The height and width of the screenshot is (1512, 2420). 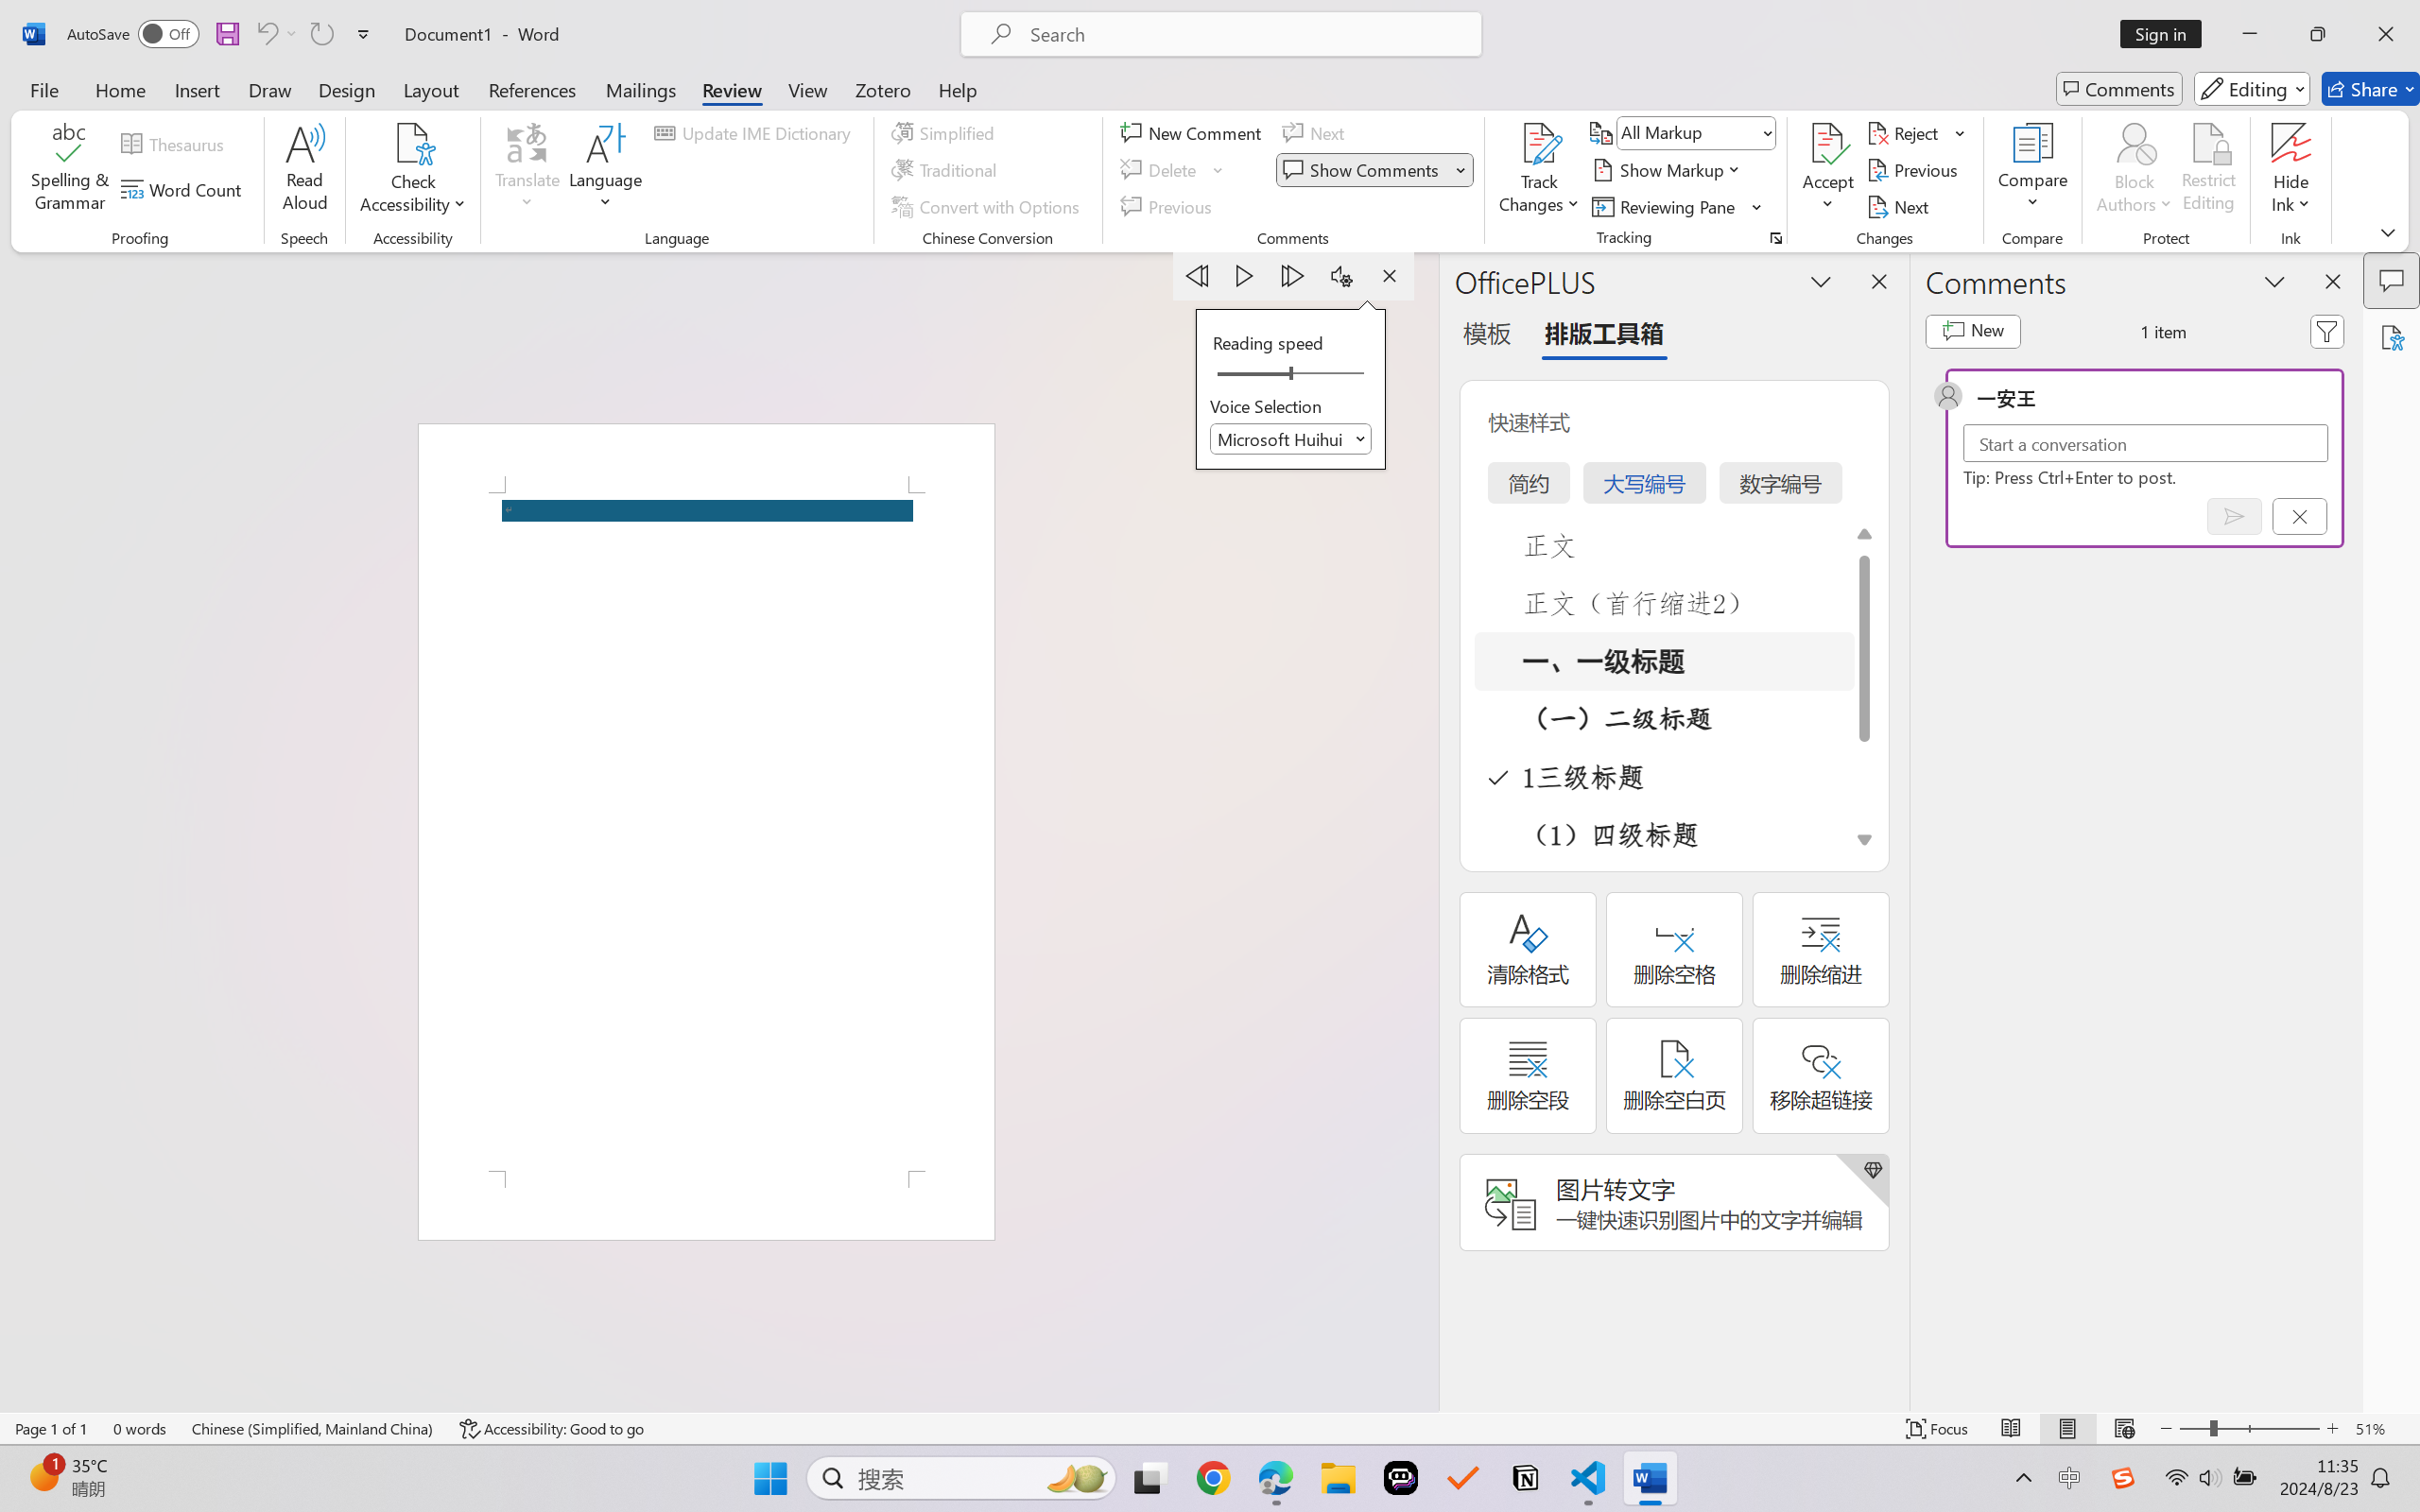 What do you see at coordinates (987, 207) in the screenshot?
I see `'Convert with Options...'` at bounding box center [987, 207].